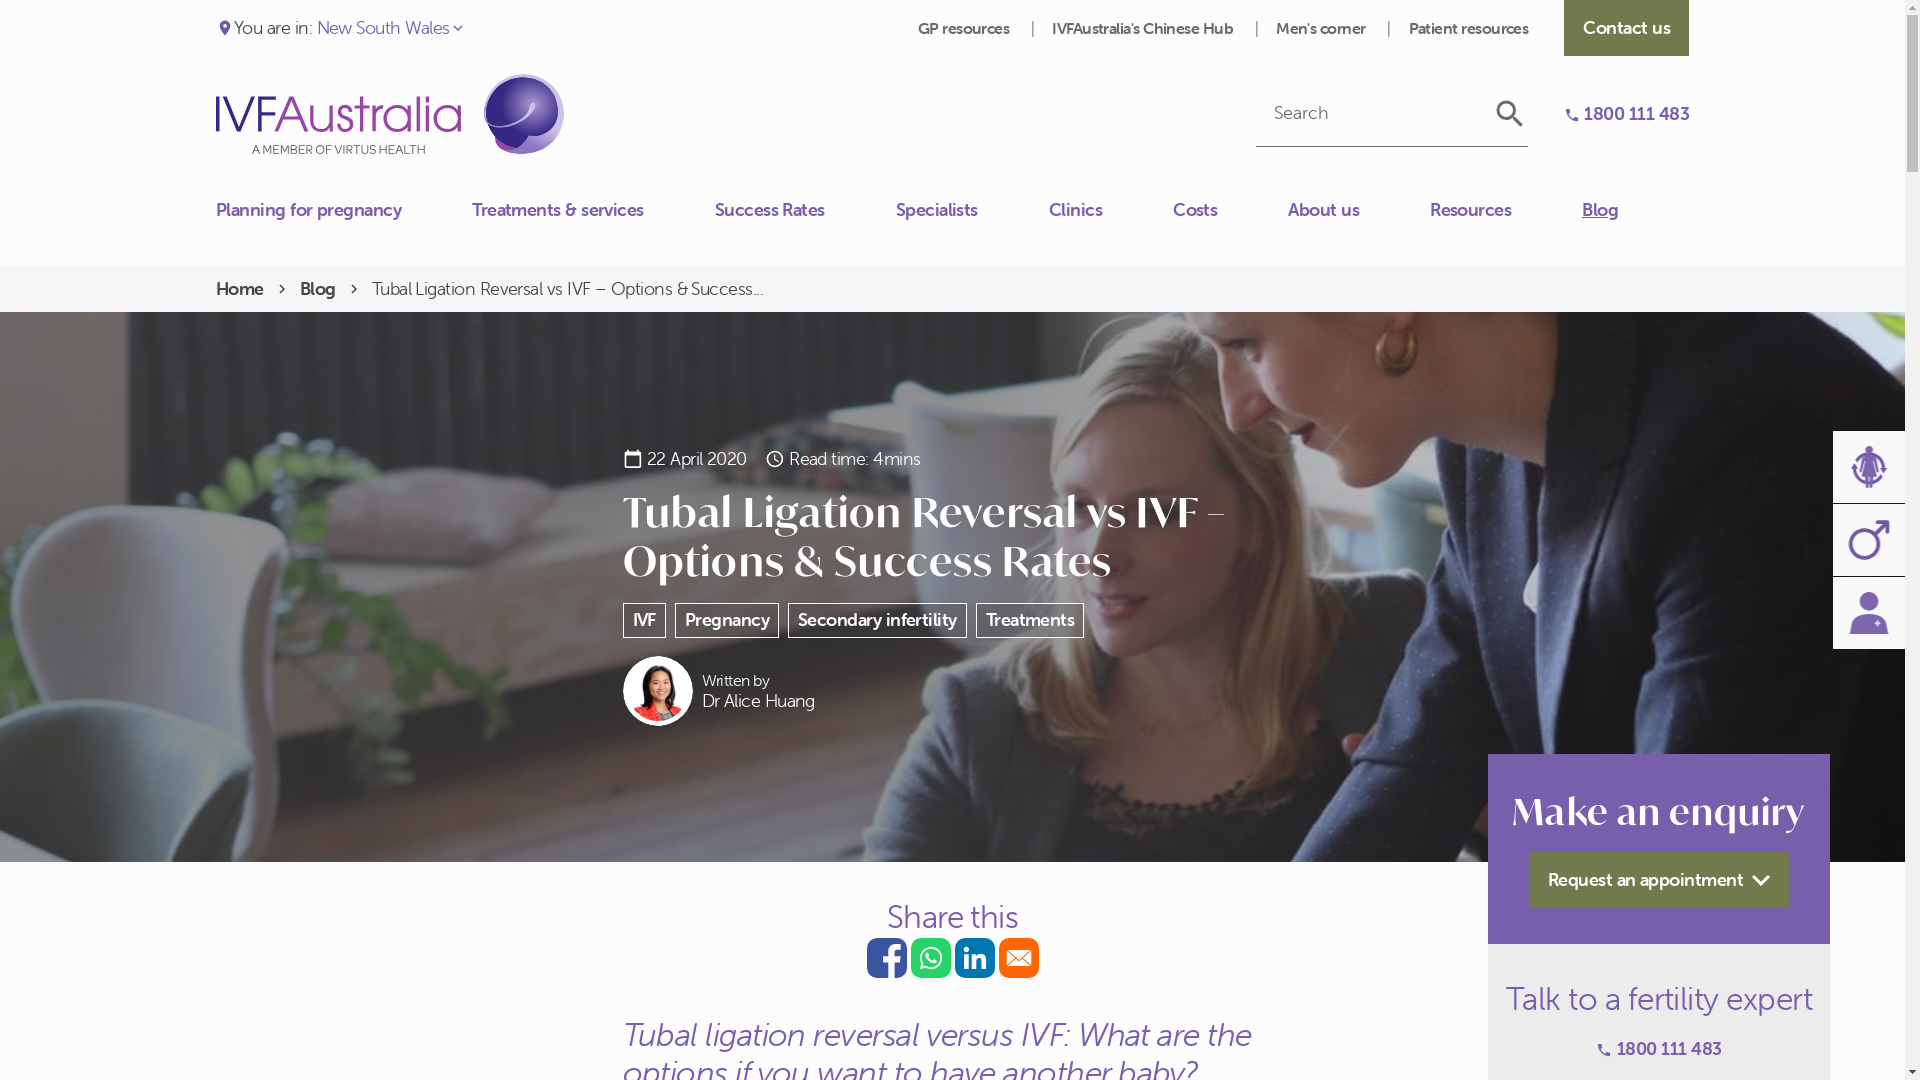  What do you see at coordinates (1468, 27) in the screenshot?
I see `'Patient resources'` at bounding box center [1468, 27].